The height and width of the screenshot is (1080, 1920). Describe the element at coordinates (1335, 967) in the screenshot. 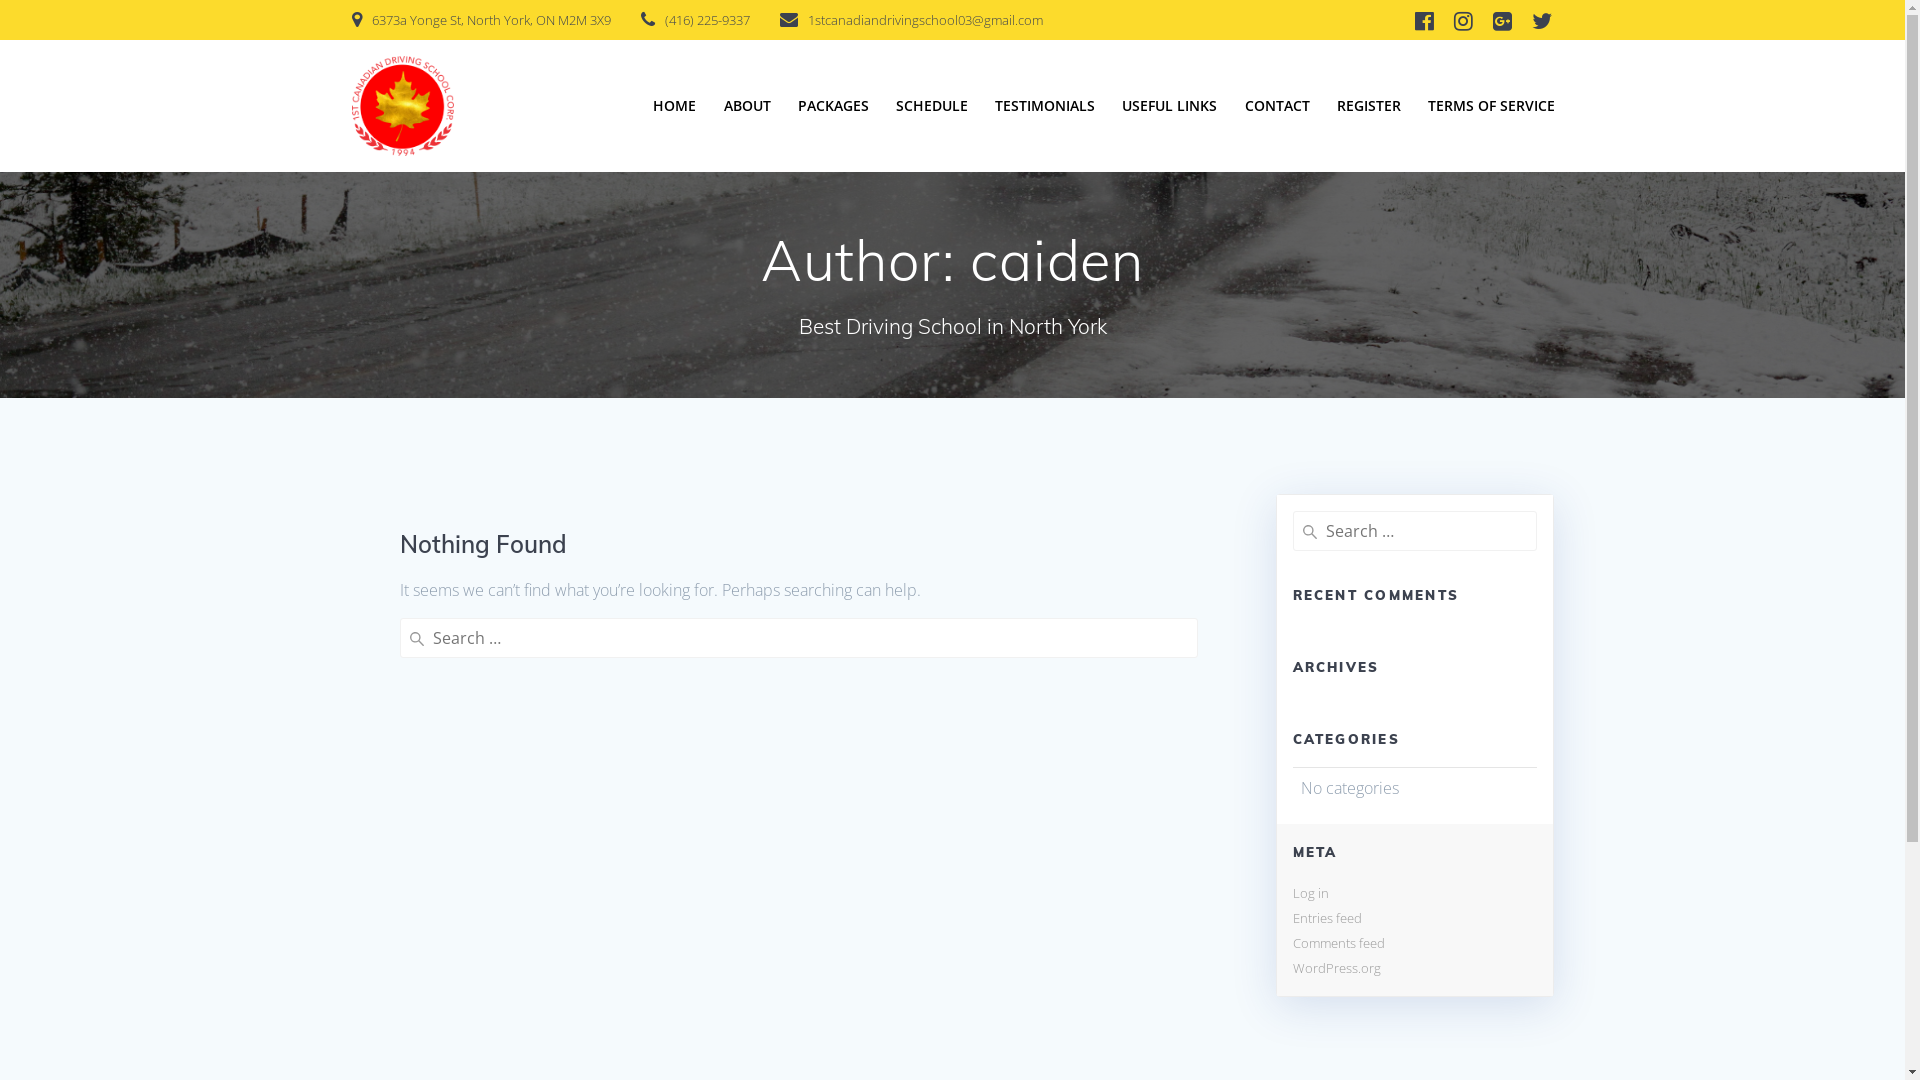

I see `'WordPress.org'` at that location.